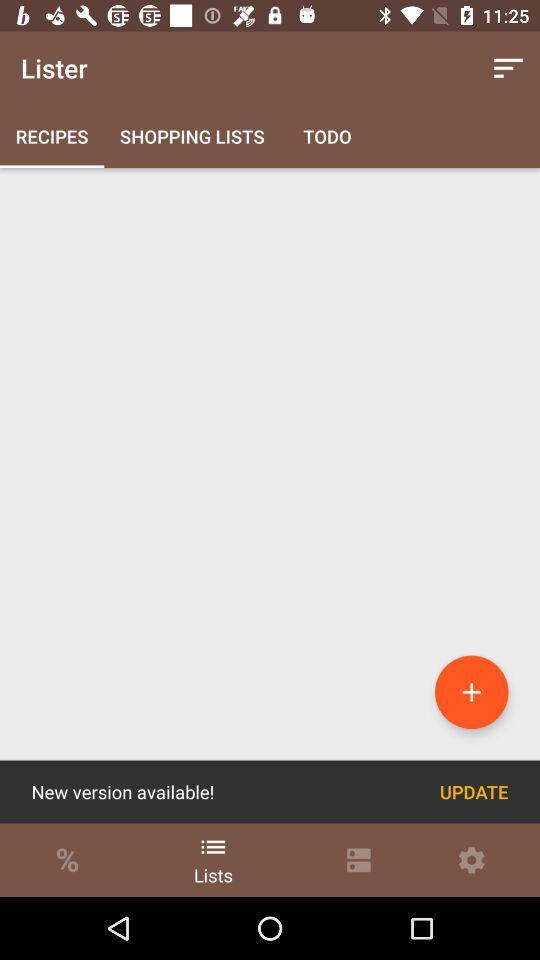 Image resolution: width=540 pixels, height=960 pixels. Describe the element at coordinates (508, 68) in the screenshot. I see `icon next to lister item` at that location.